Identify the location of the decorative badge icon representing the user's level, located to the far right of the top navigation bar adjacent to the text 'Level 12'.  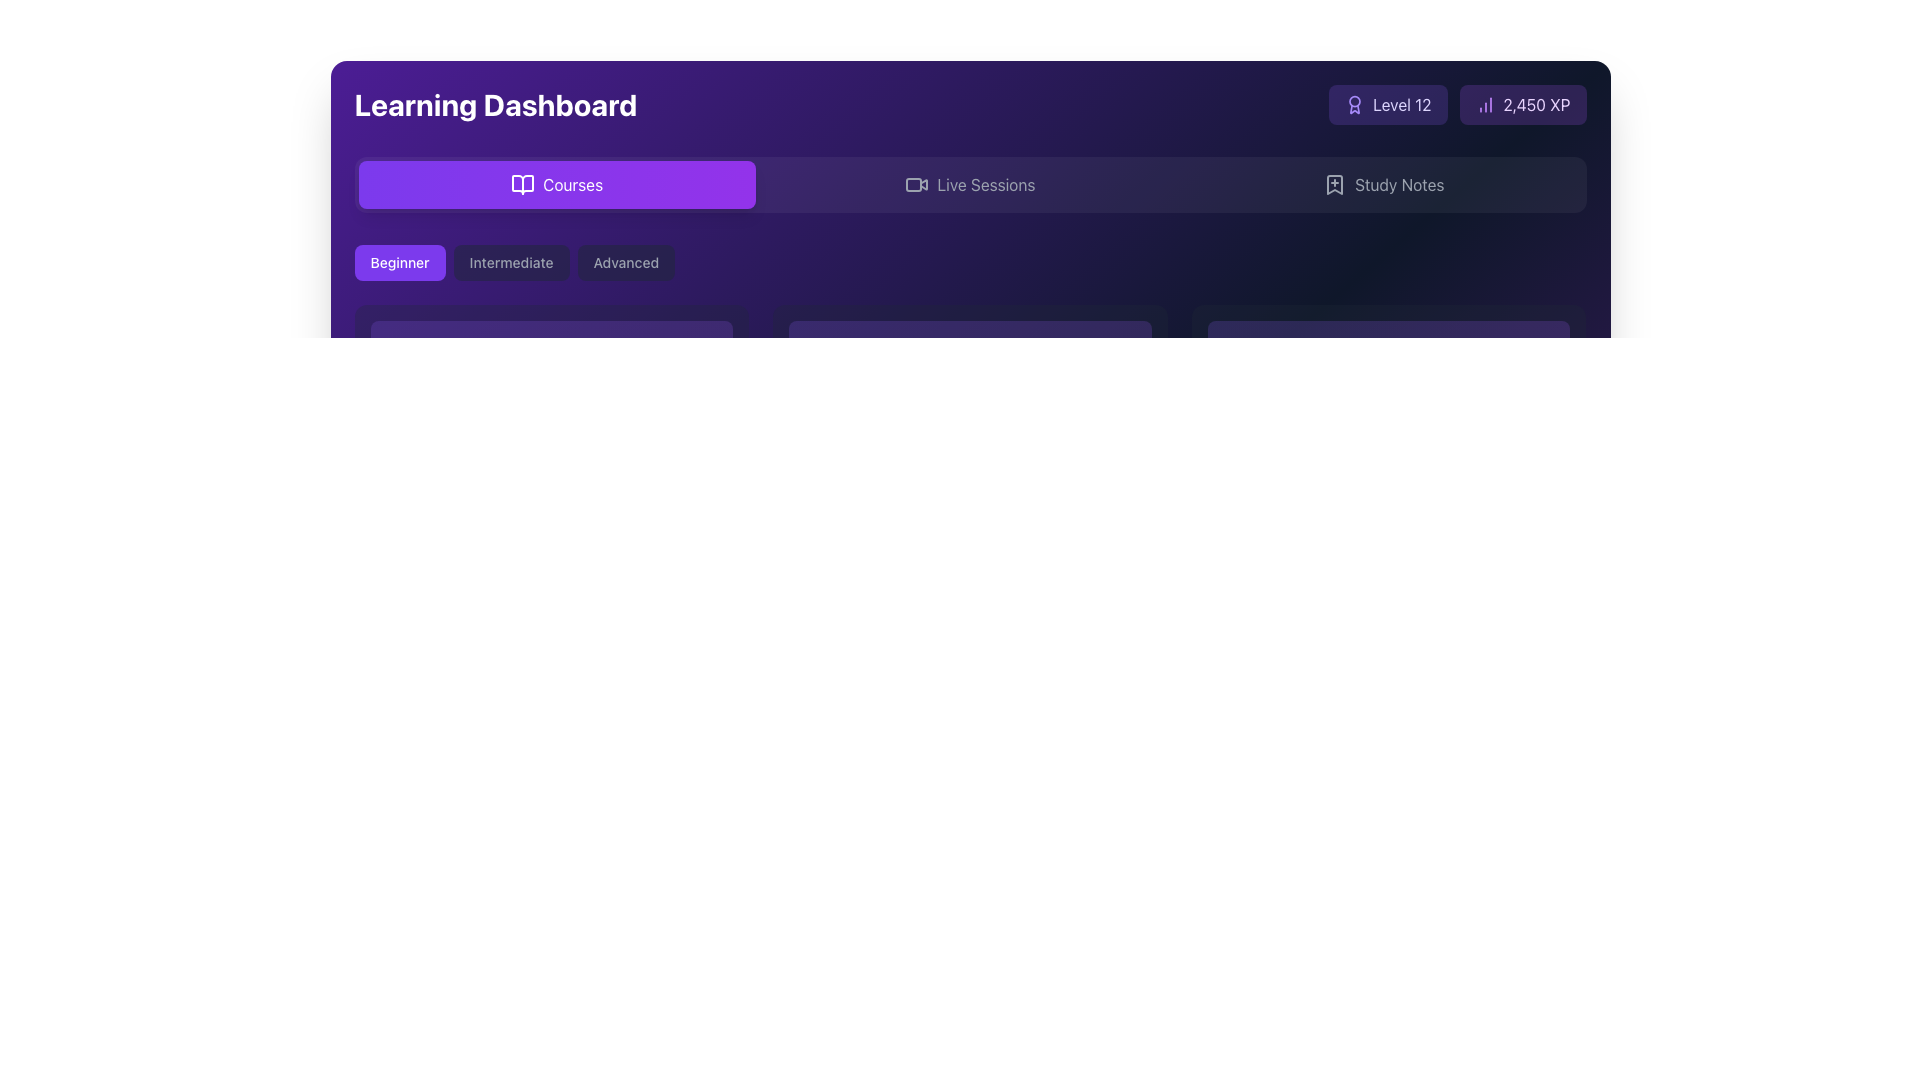
(1355, 104).